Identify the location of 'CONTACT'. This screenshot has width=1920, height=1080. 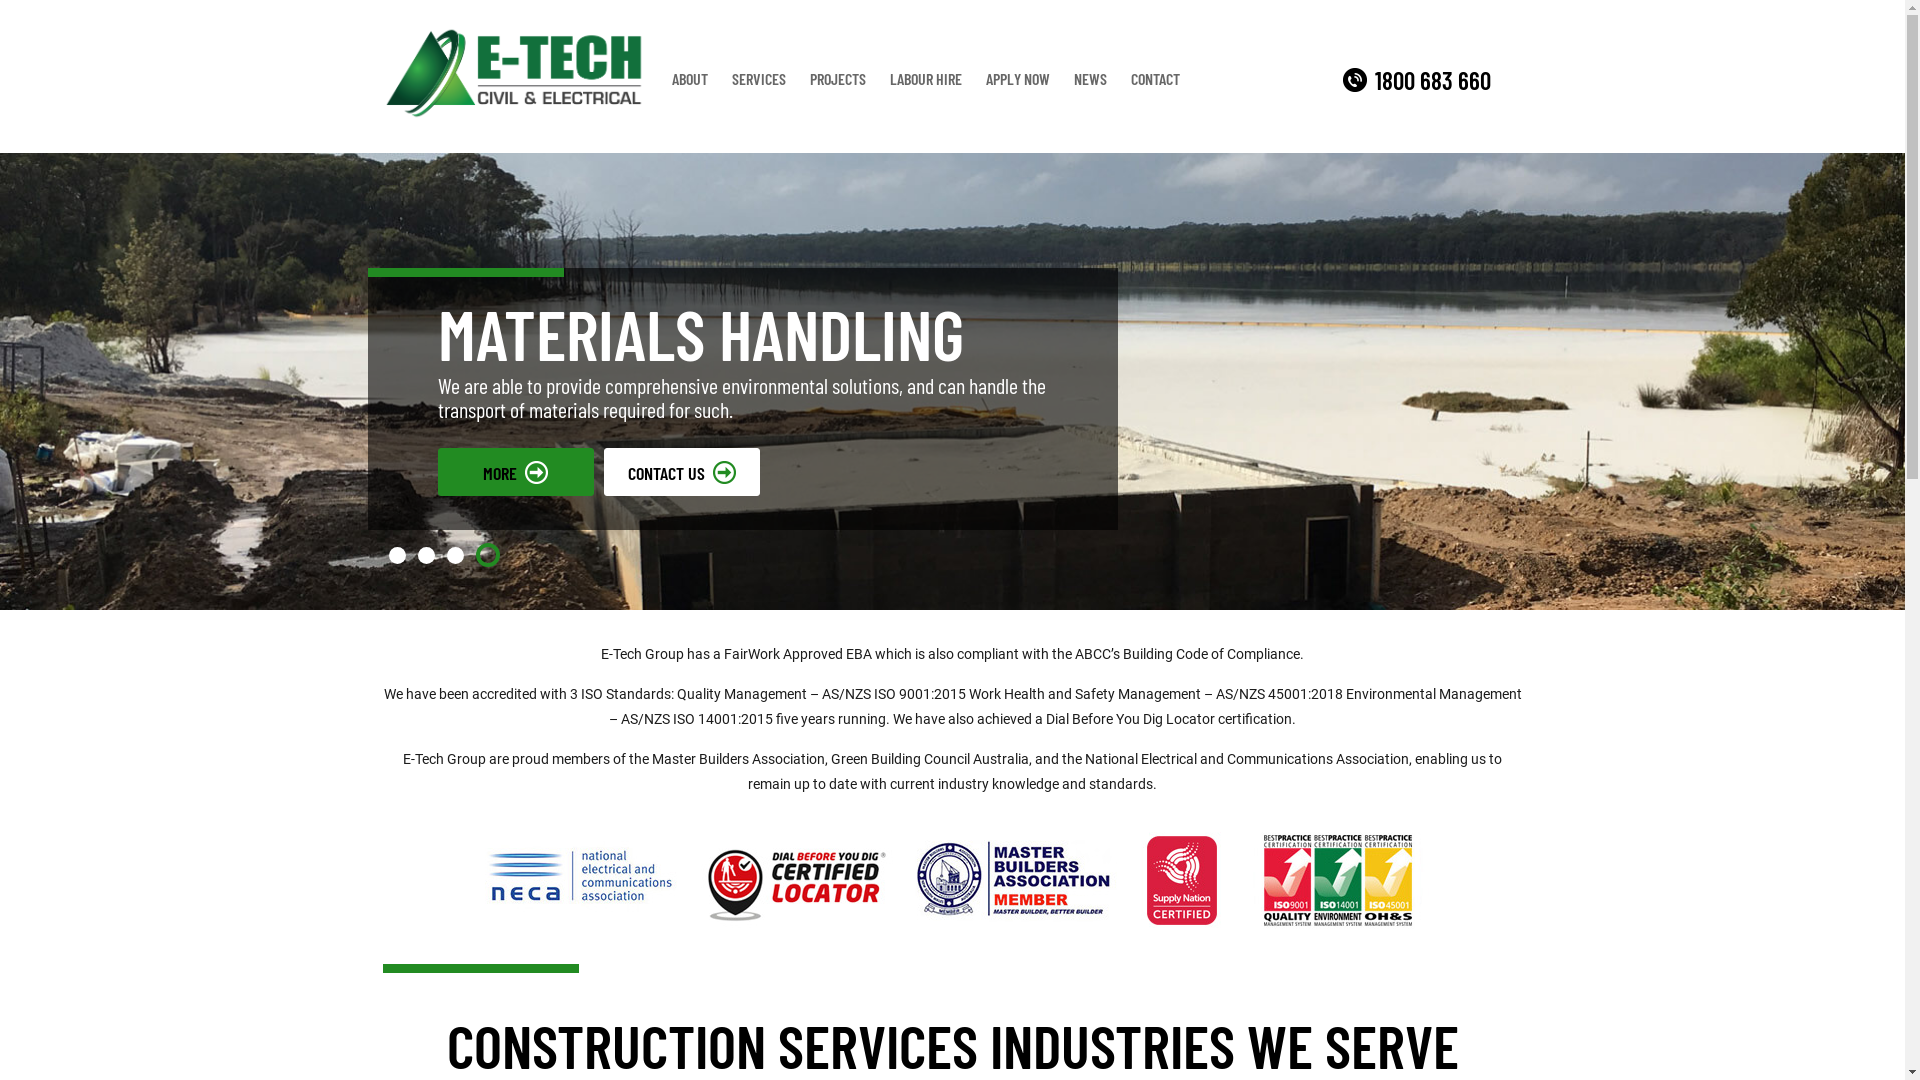
(1155, 77).